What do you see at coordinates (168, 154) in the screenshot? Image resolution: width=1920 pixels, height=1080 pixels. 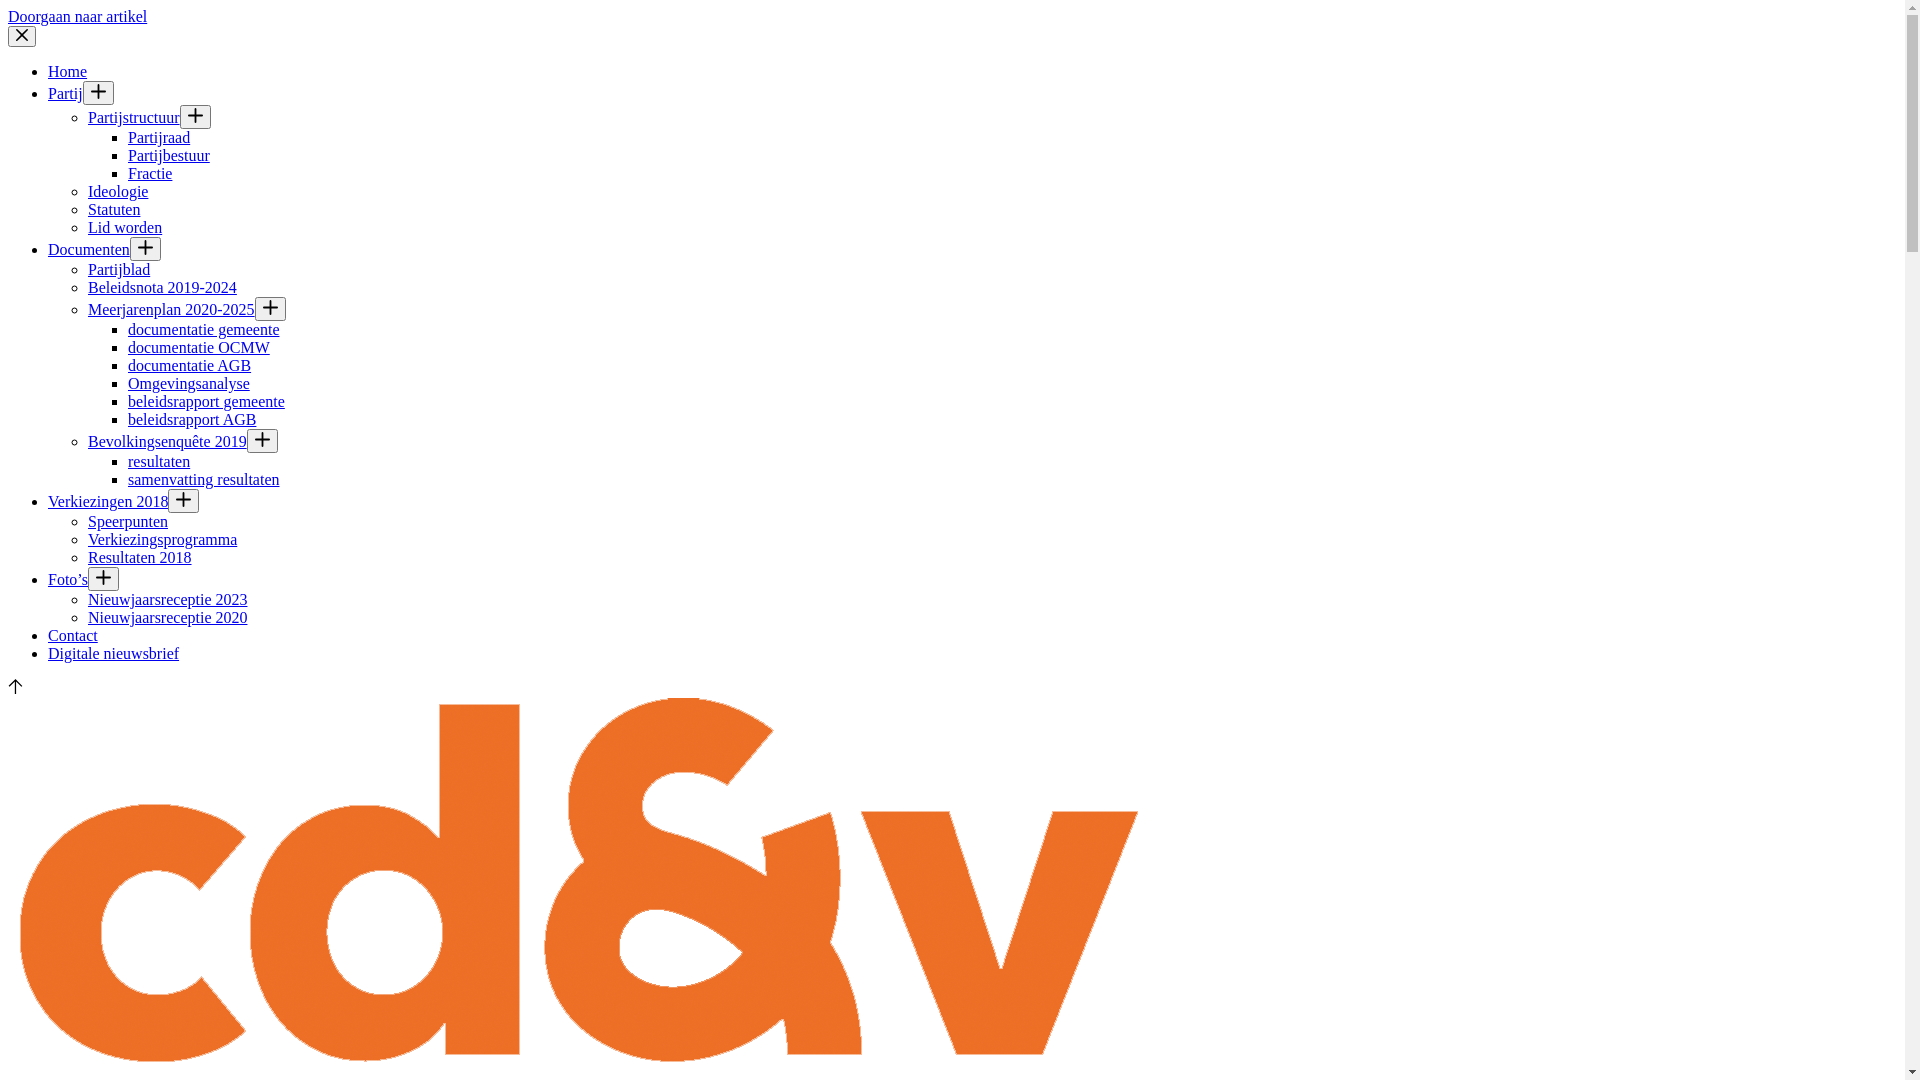 I see `'Partijbestuur'` at bounding box center [168, 154].